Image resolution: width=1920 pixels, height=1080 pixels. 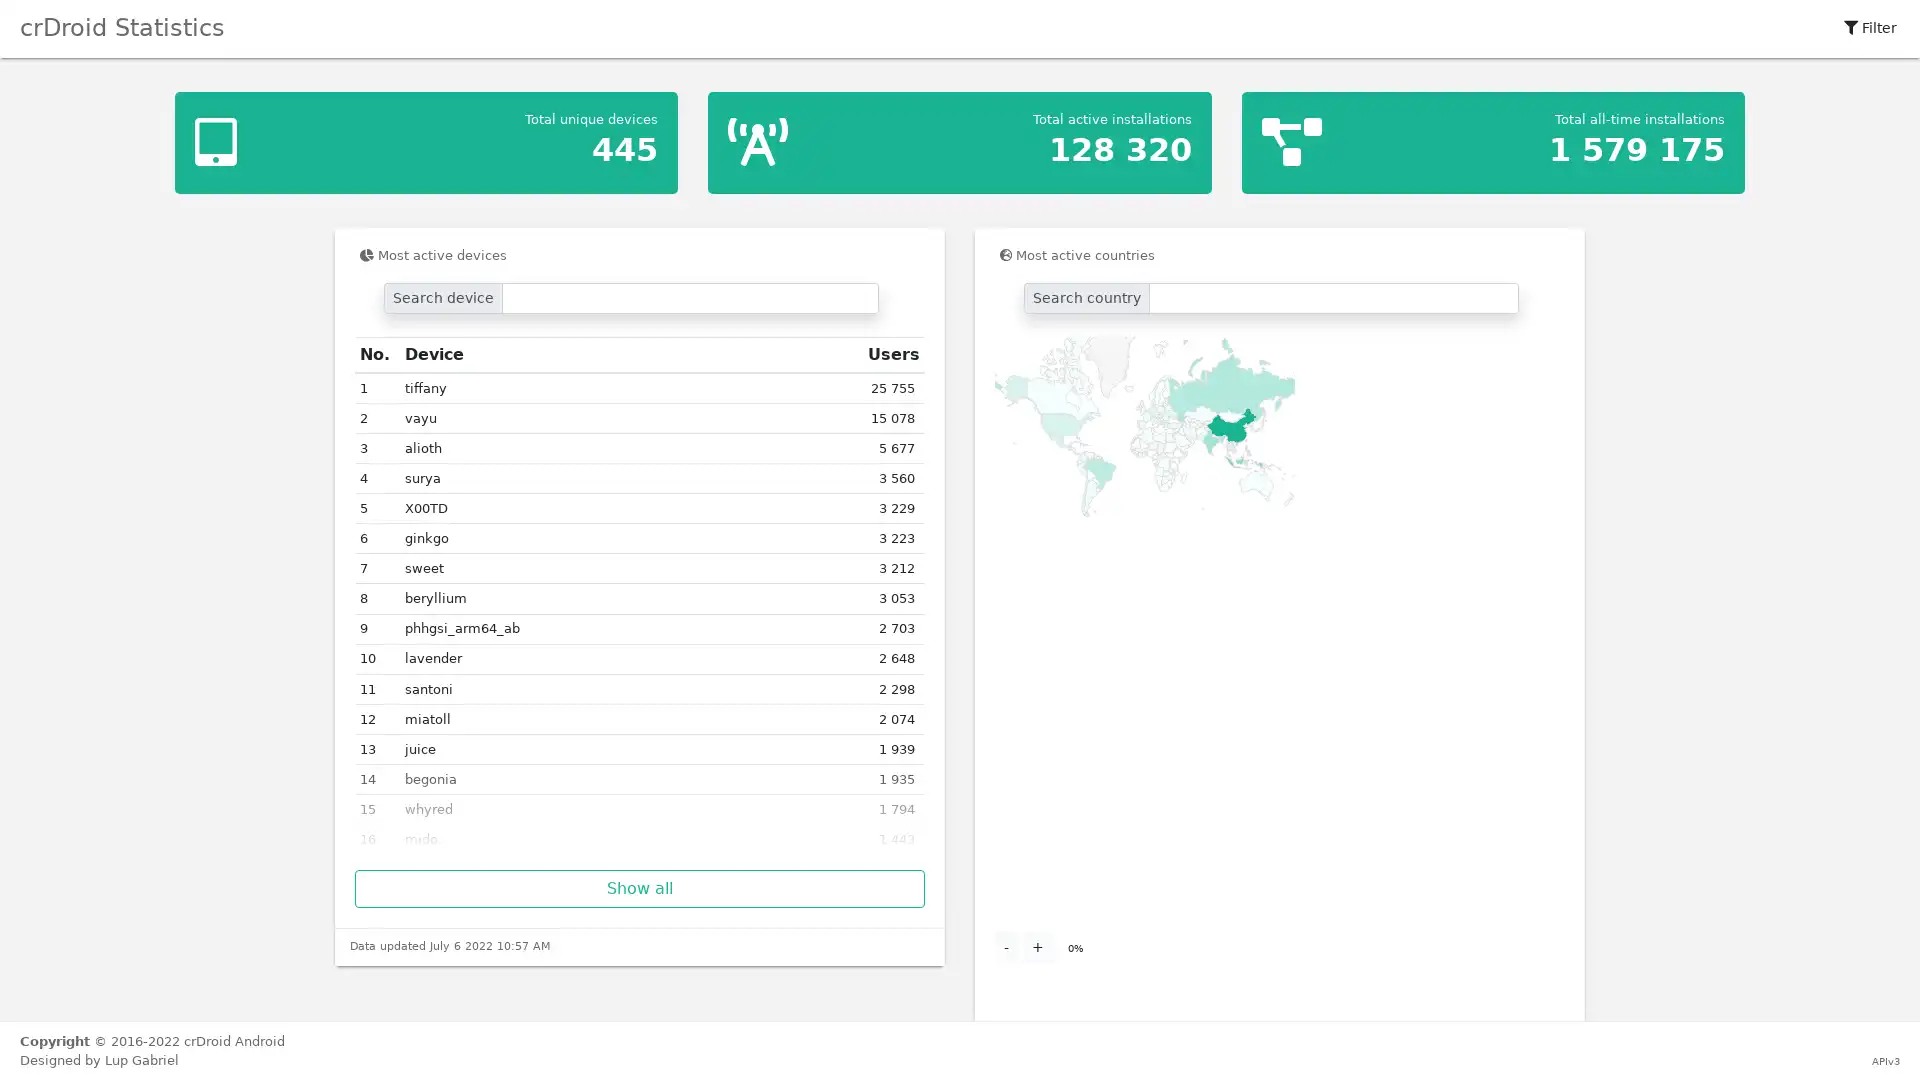 I want to click on Filter, so click(x=1869, y=28).